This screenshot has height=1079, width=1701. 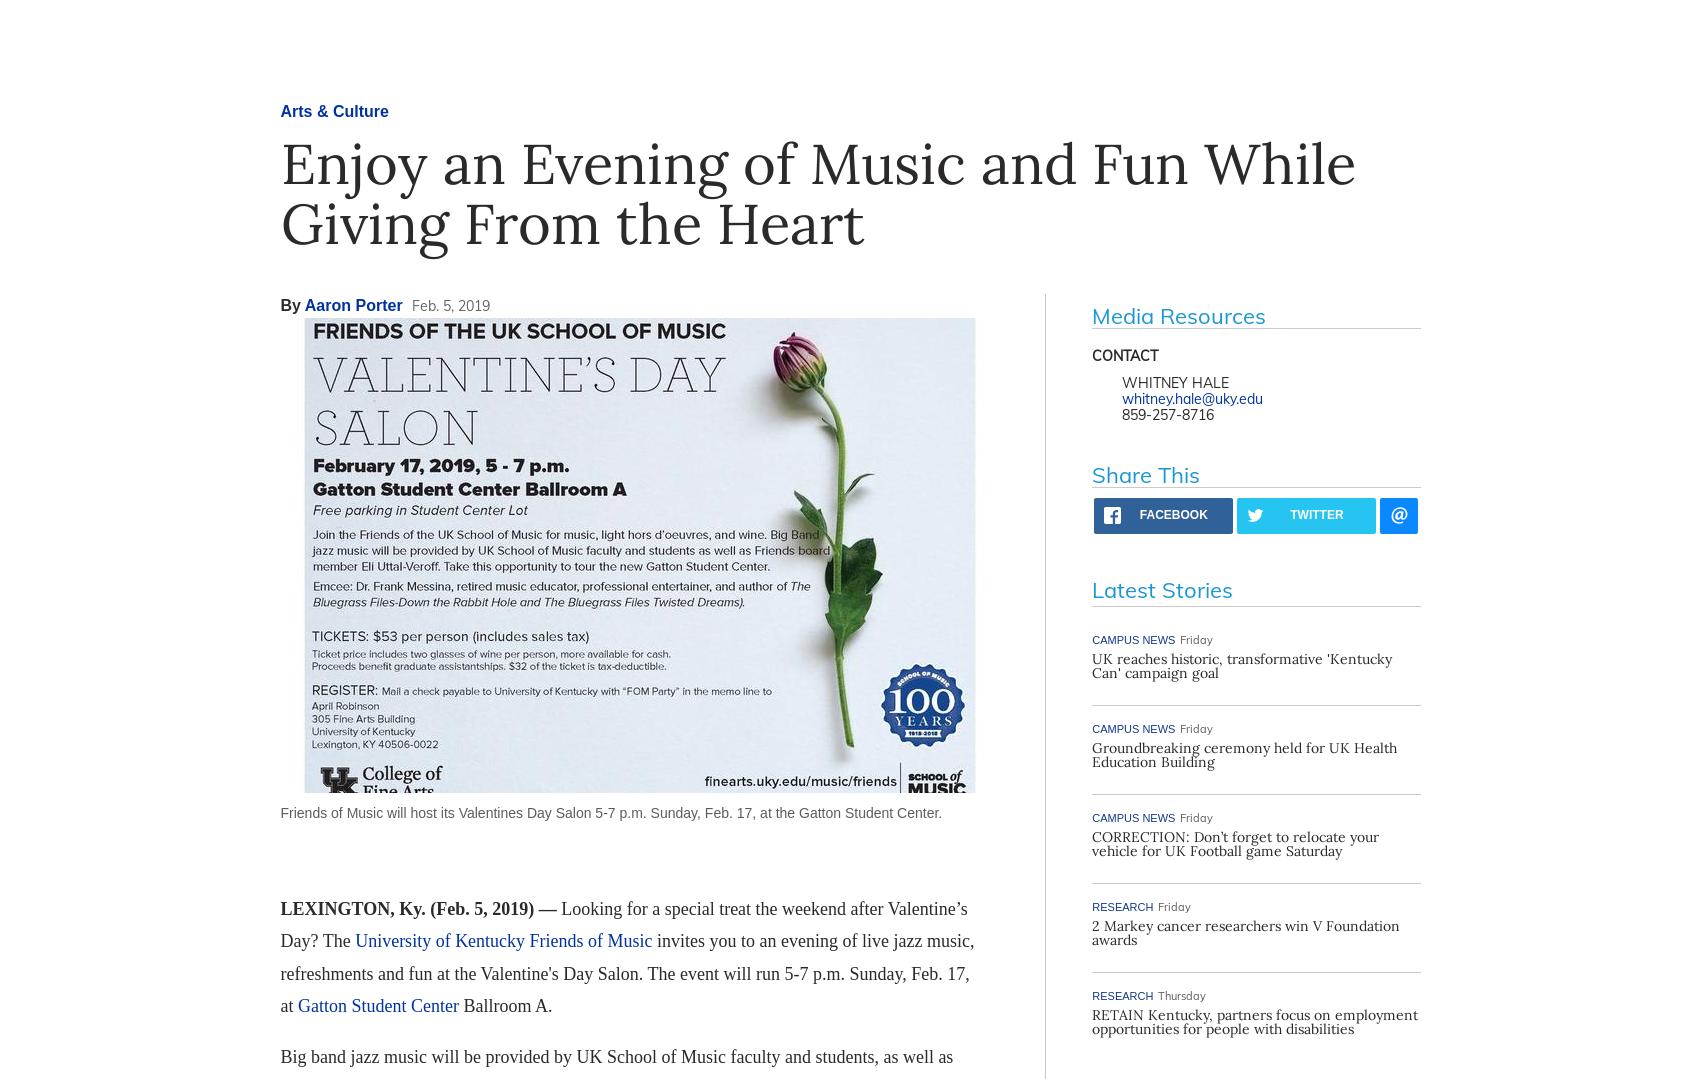 I want to click on 'email', so click(x=1382, y=529).